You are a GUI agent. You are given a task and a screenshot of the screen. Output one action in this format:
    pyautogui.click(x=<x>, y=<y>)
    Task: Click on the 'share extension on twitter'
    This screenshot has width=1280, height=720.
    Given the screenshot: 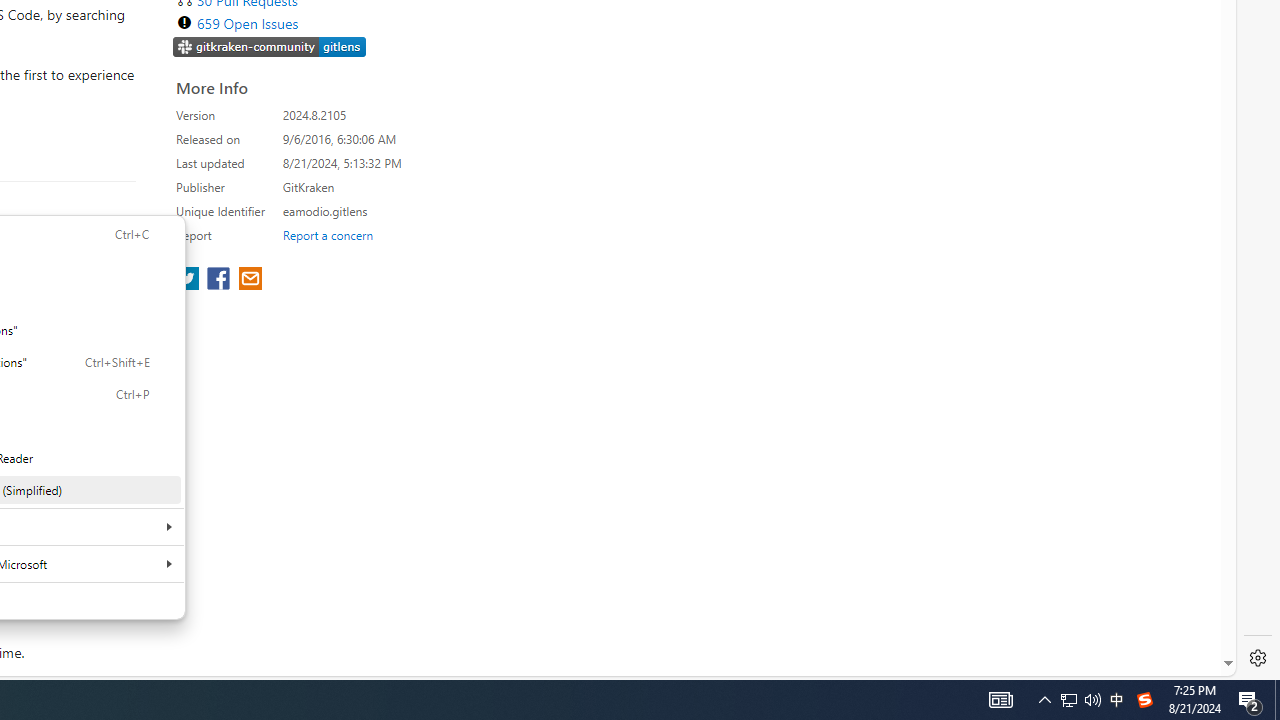 What is the action you would take?
    pyautogui.click(x=190, y=280)
    